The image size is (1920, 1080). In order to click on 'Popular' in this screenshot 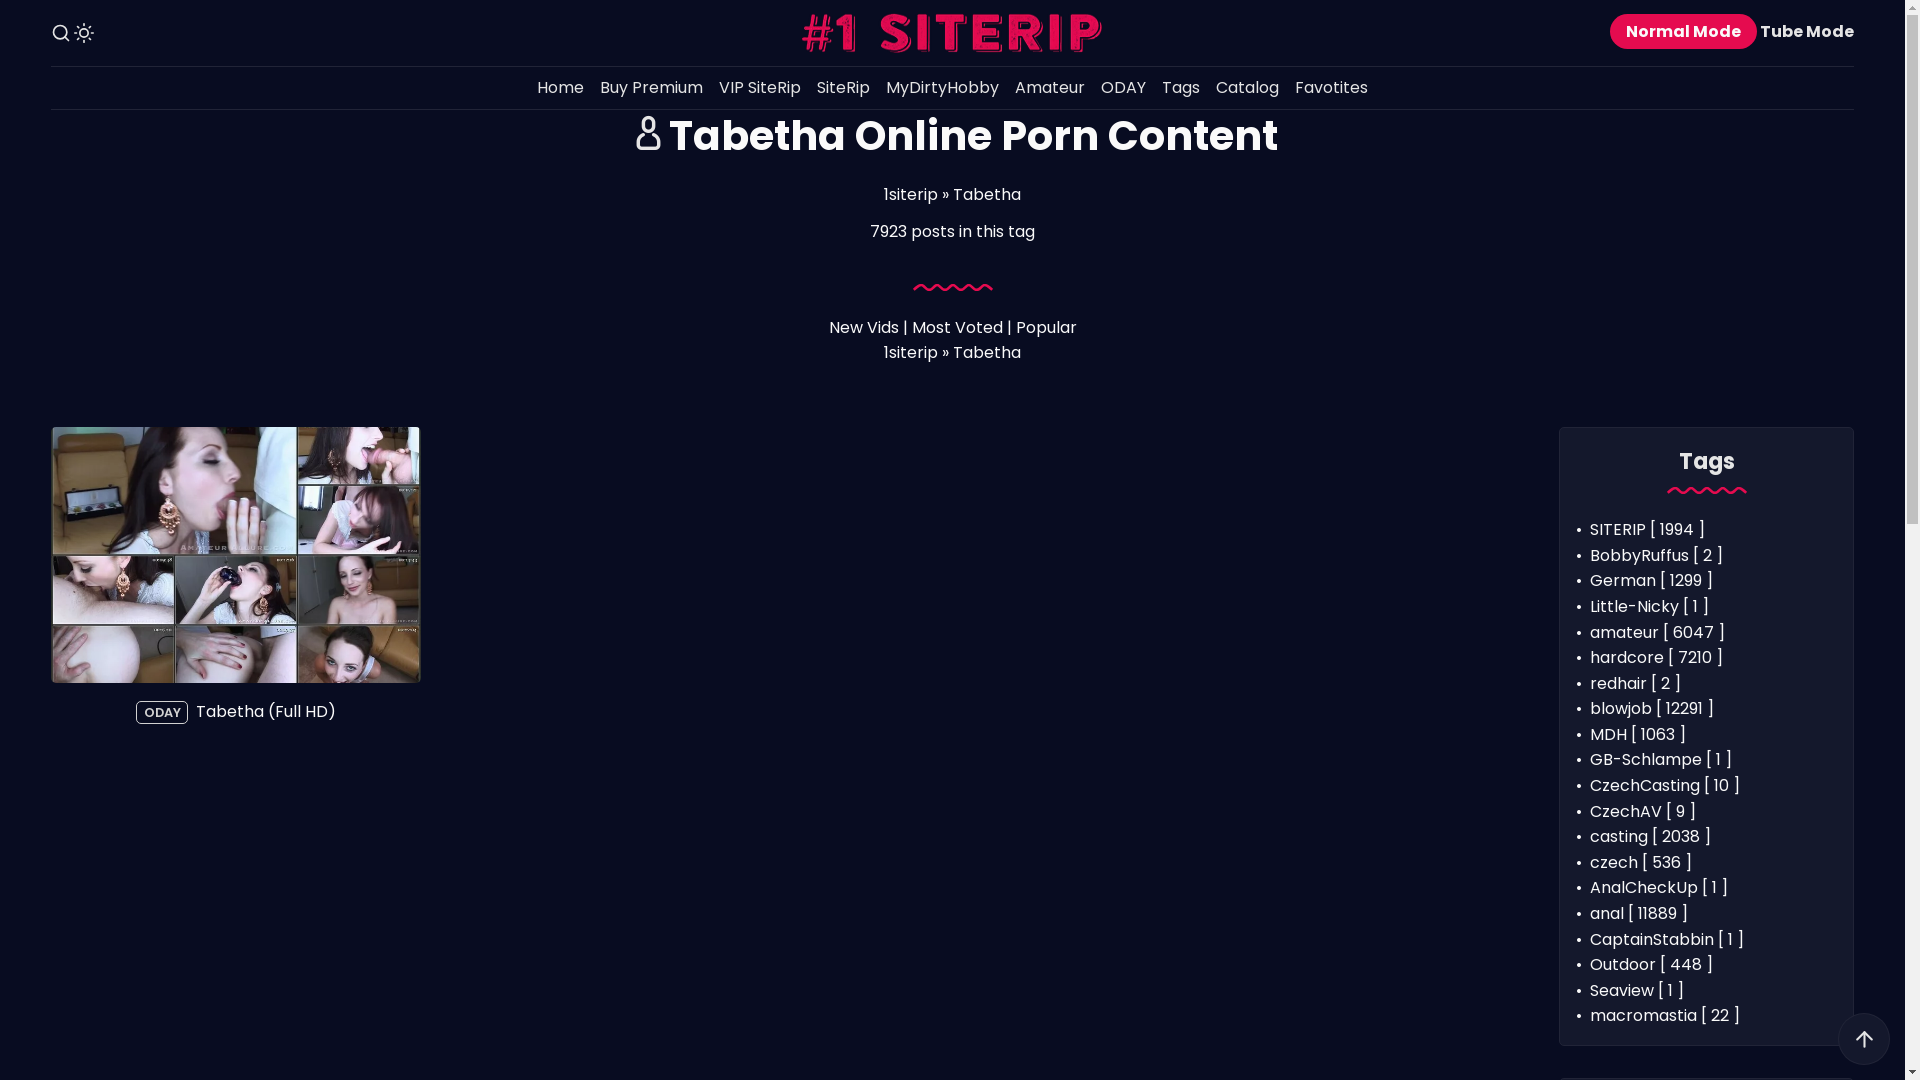, I will do `click(1045, 326)`.